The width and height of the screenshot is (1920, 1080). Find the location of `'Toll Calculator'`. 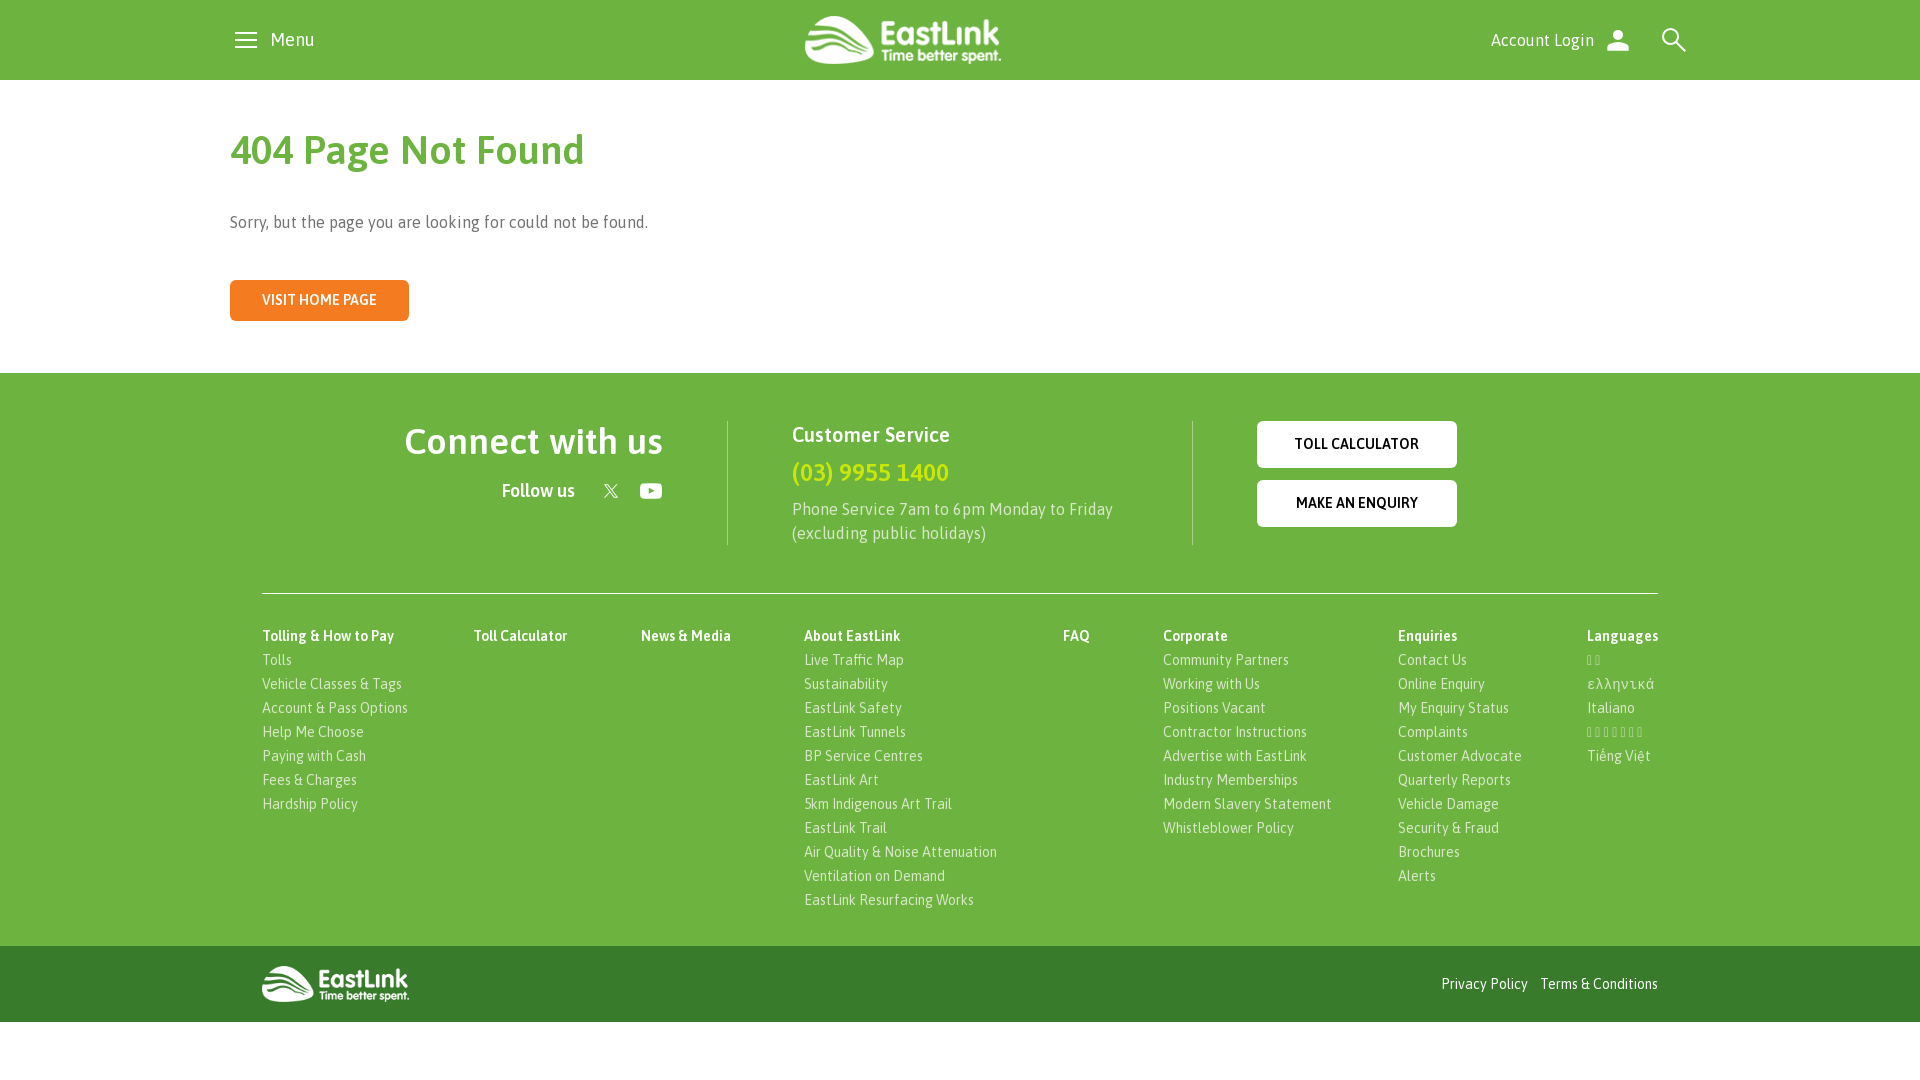

'Toll Calculator' is located at coordinates (532, 636).